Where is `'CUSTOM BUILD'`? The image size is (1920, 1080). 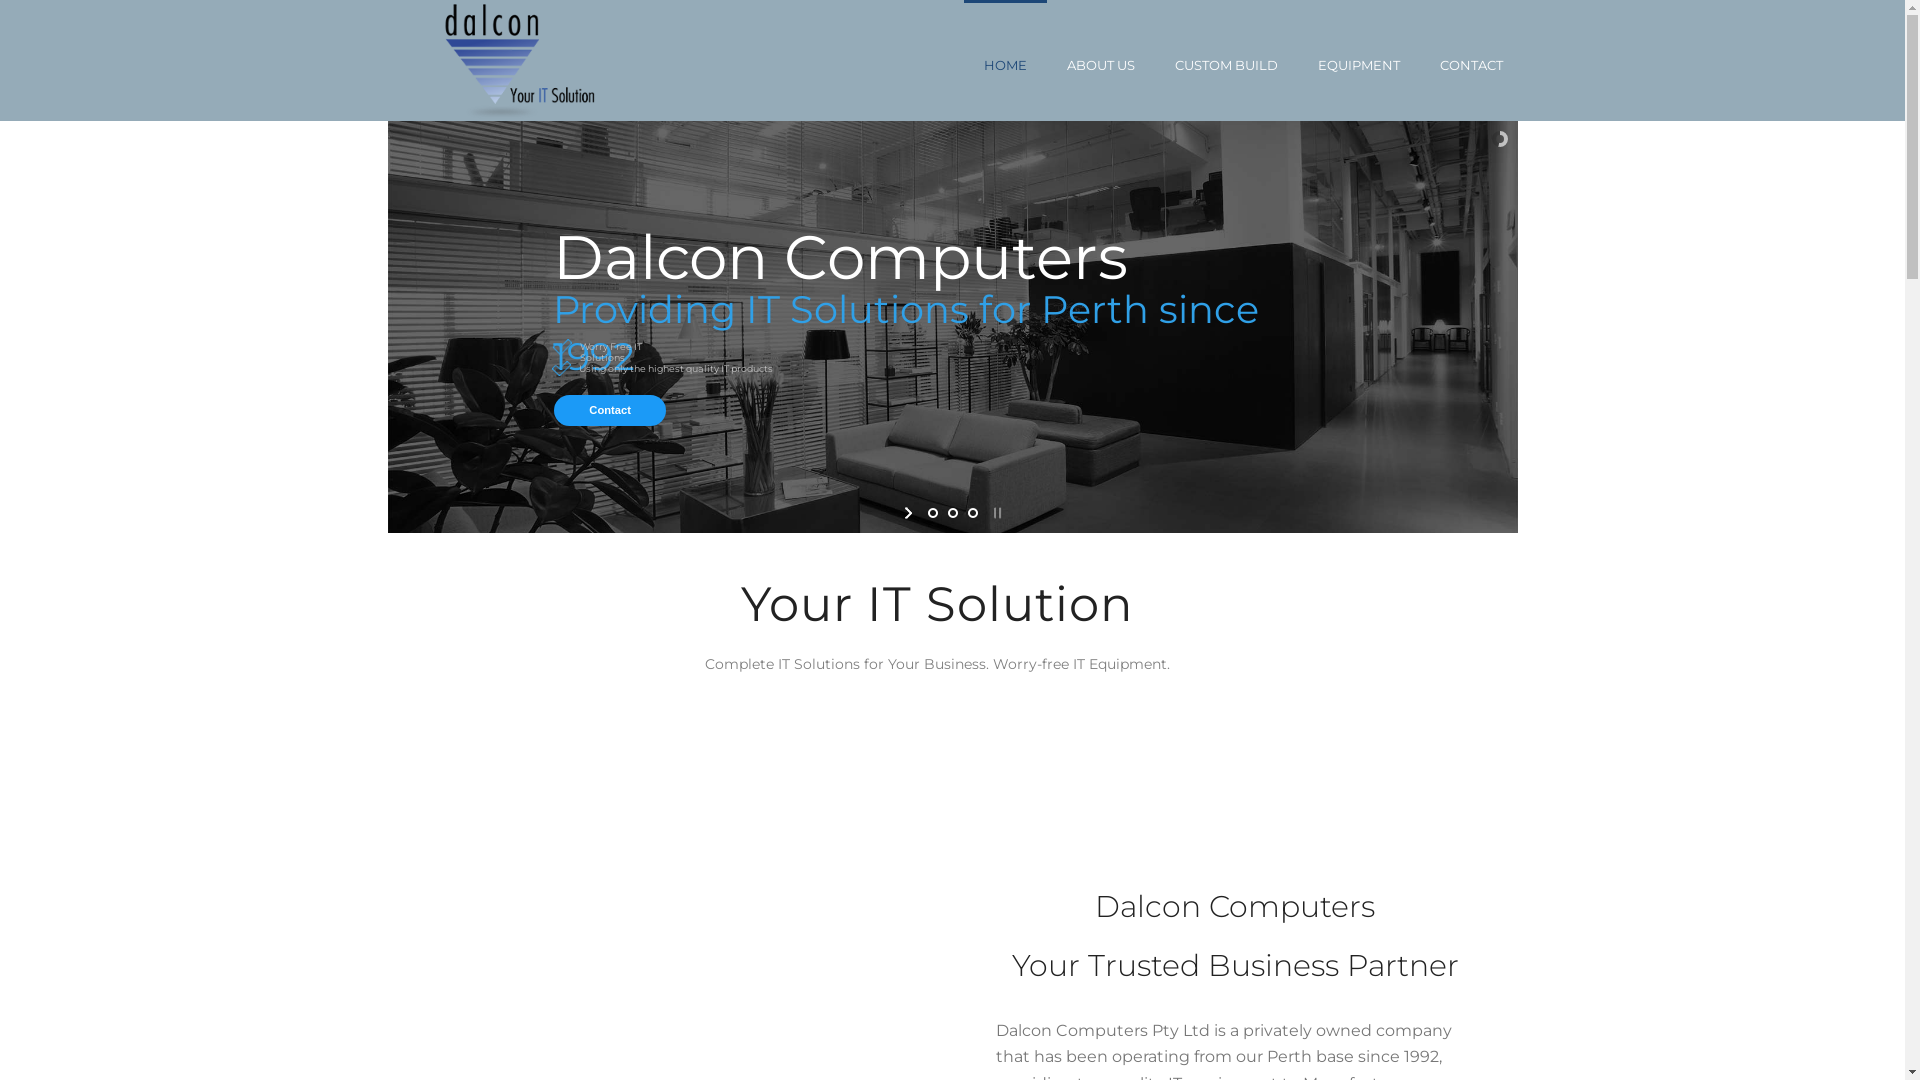
'CUSTOM BUILD' is located at coordinates (1224, 59).